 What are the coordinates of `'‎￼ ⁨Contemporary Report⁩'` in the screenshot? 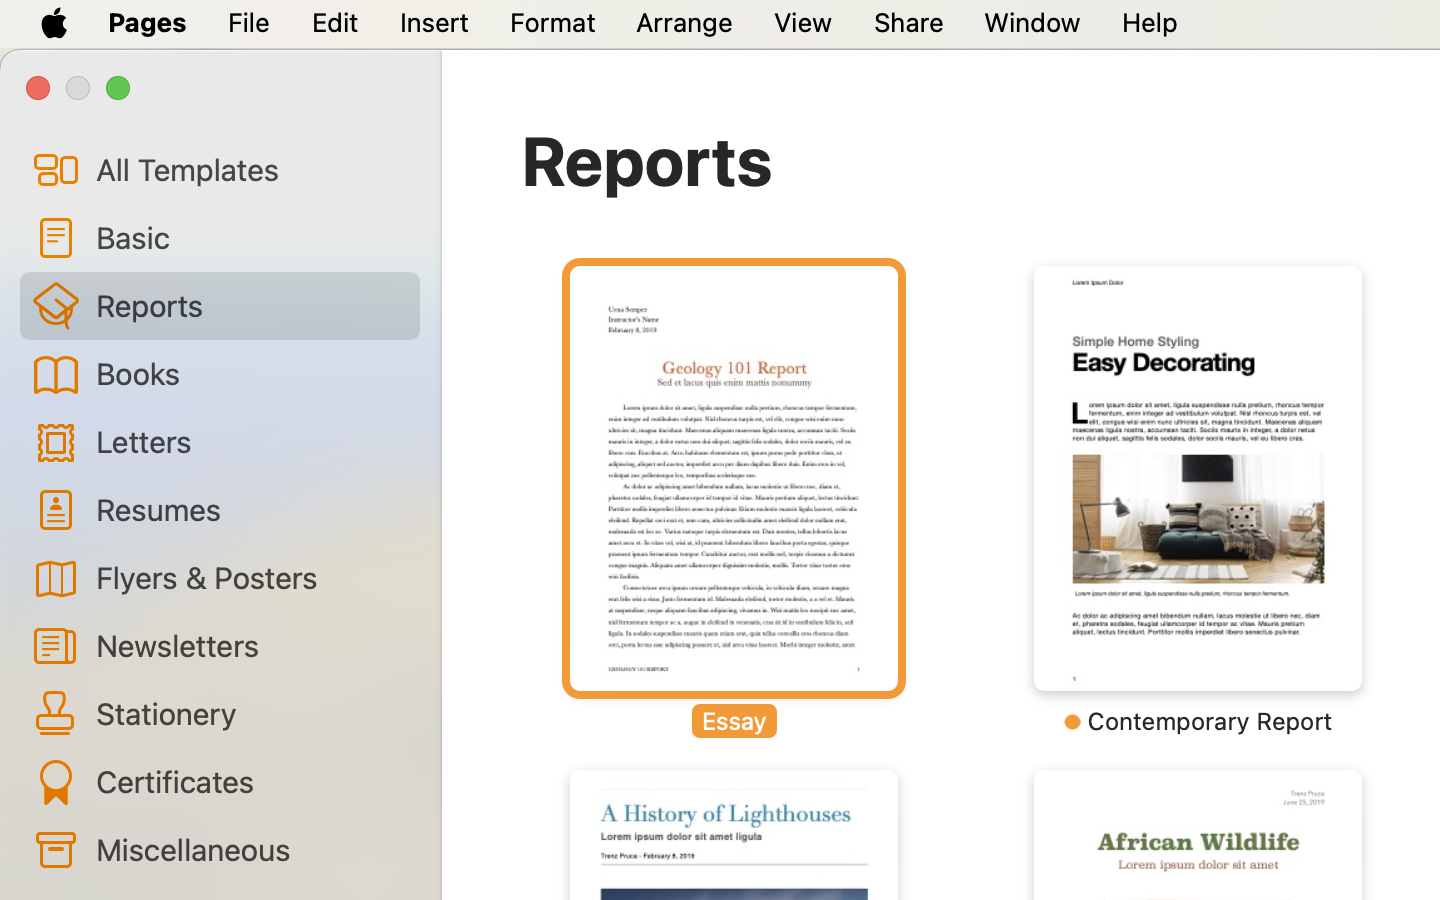 It's located at (1197, 500).